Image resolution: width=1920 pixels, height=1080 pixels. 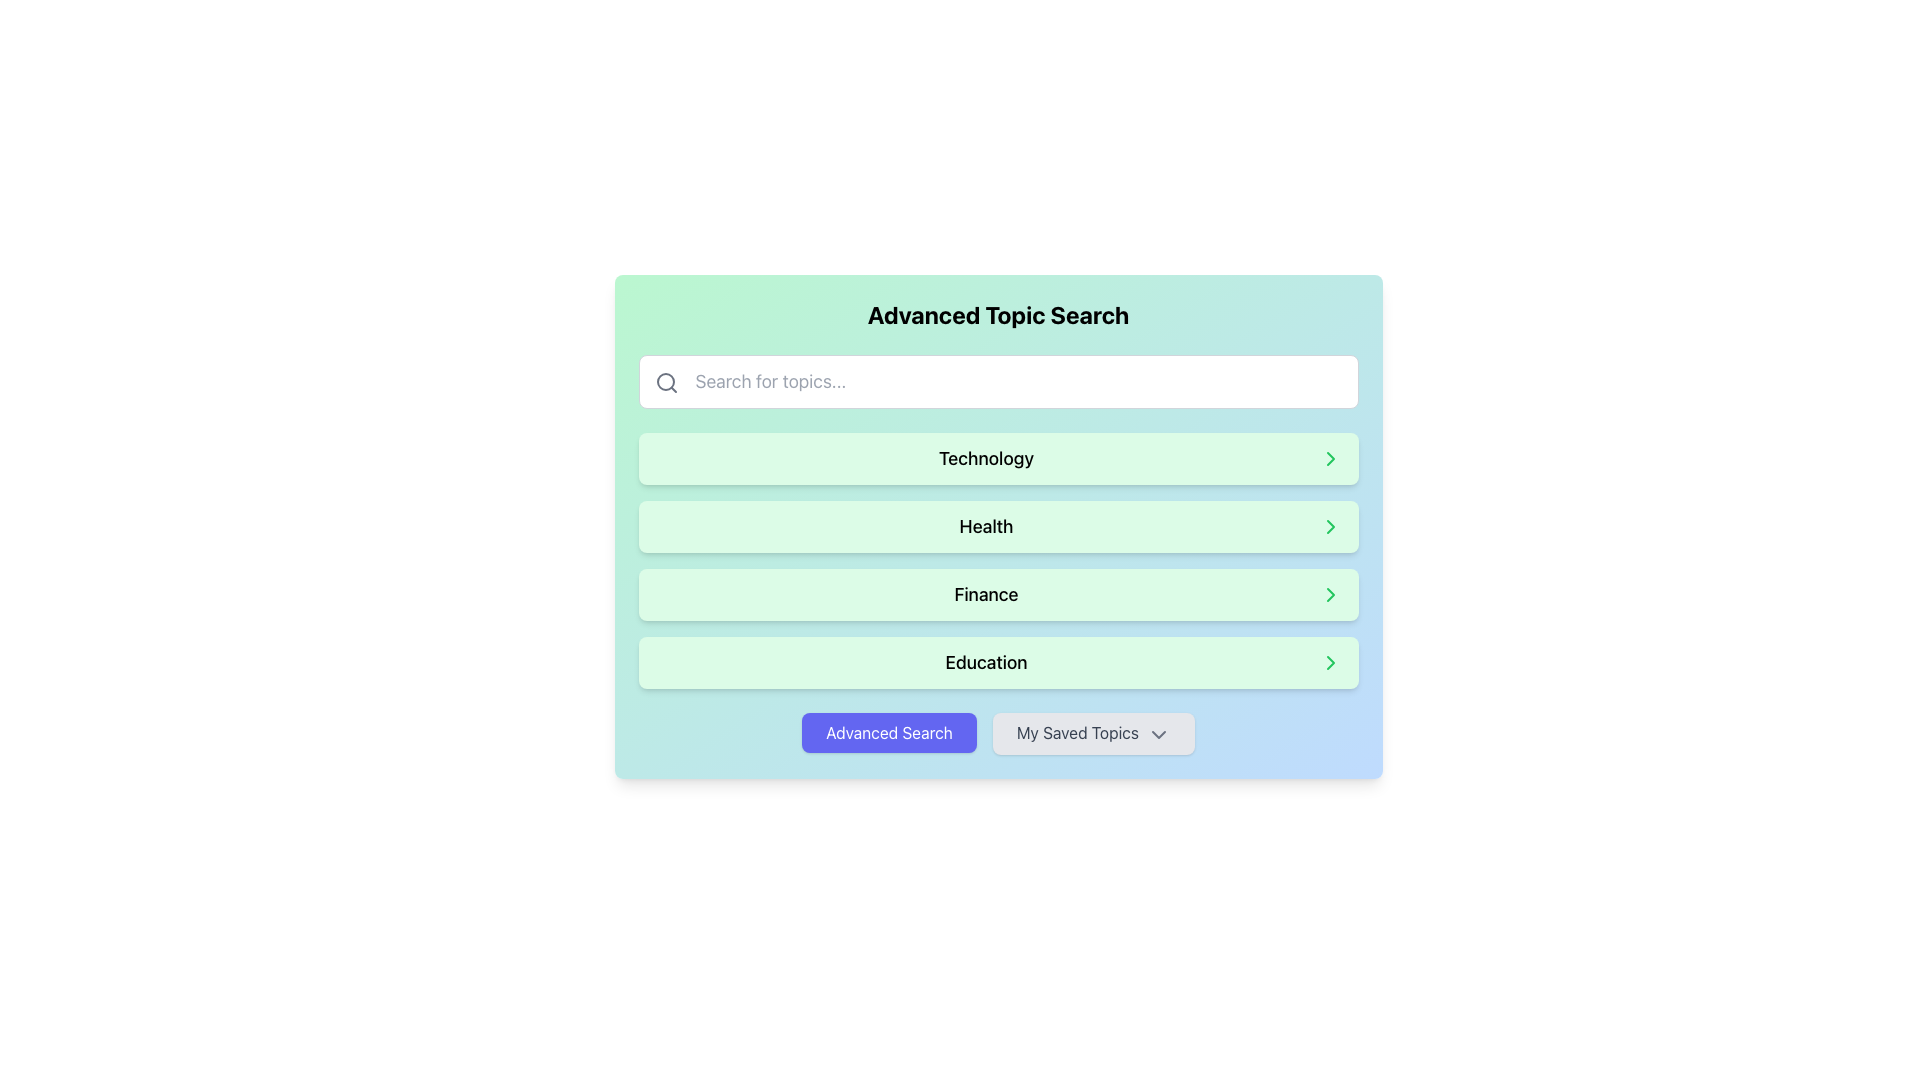 I want to click on the 'Education' category button located below the 'Finance' button in the vertical list under 'Advanced Topic Search', so click(x=998, y=663).